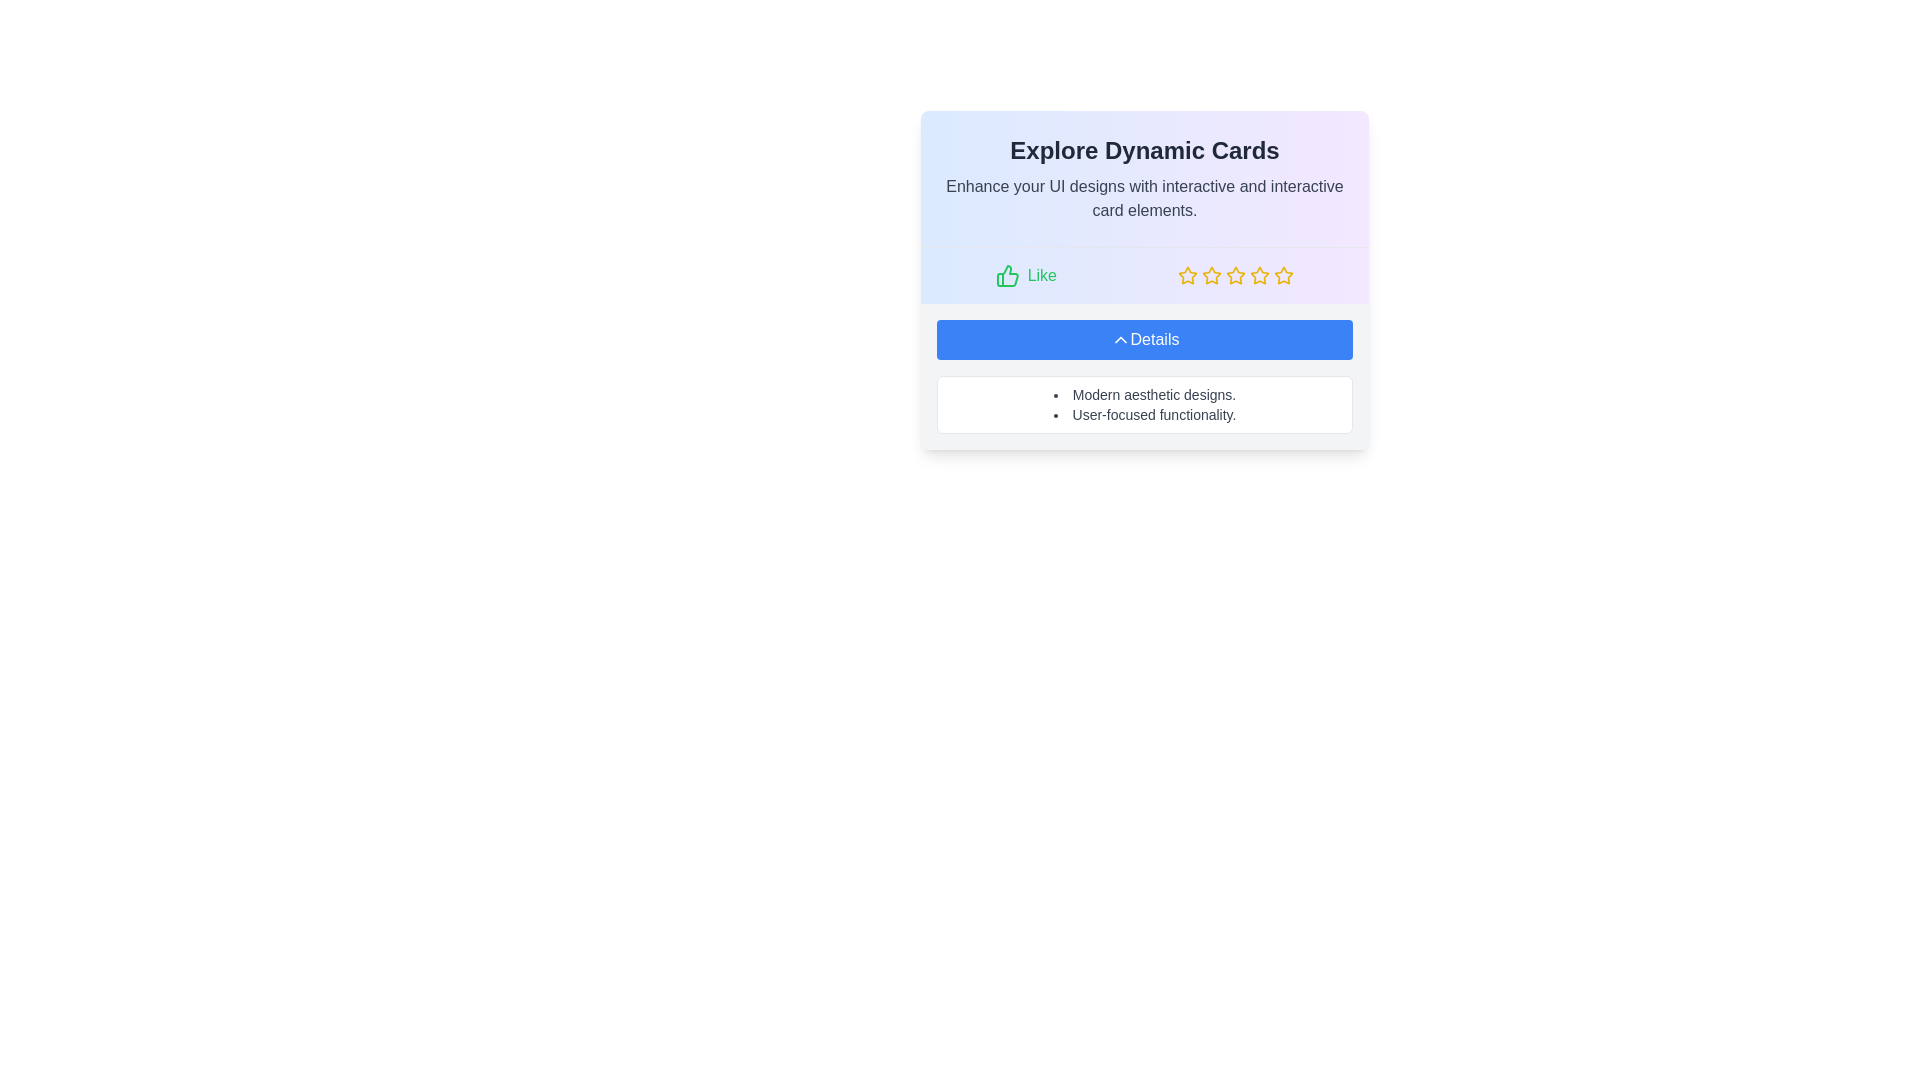 This screenshot has height=1080, width=1920. I want to click on the second list item displaying 'User-focused functionality.' which is styled in gray and prefixed by a bullet point, located below the 'Details' button, so click(1145, 414).